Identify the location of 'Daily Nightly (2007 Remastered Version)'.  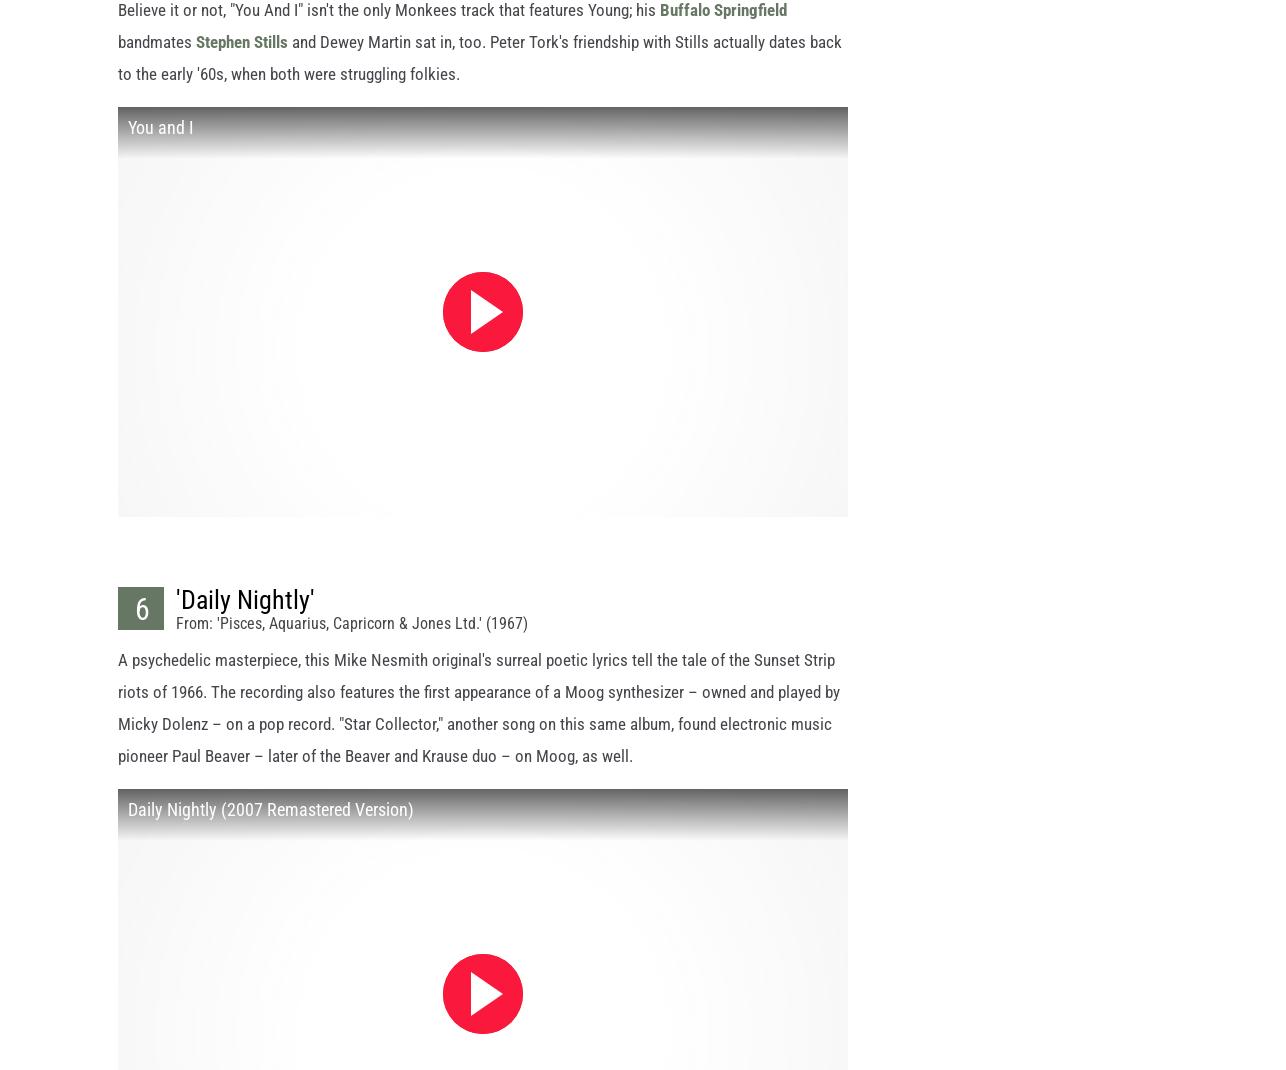
(127, 827).